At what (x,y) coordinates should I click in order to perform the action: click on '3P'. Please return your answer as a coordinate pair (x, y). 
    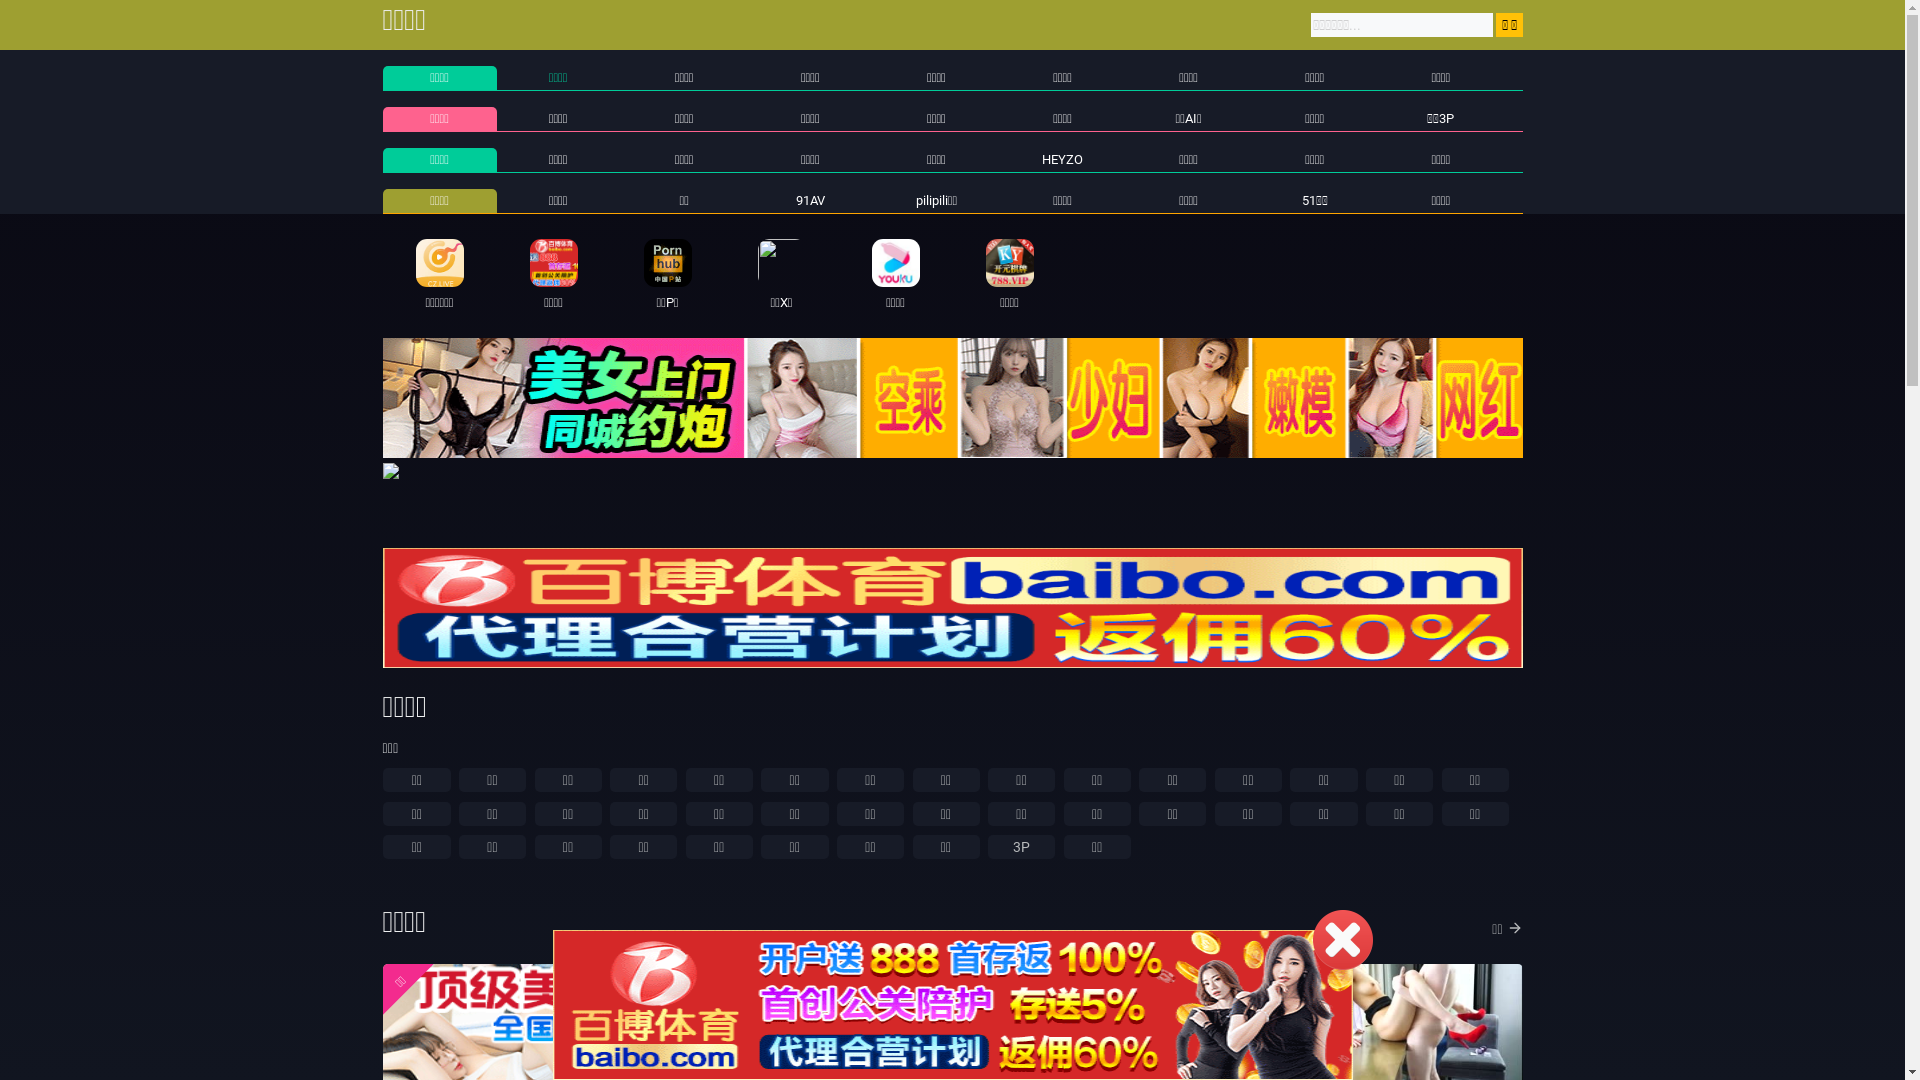
    Looking at the image, I should click on (1021, 847).